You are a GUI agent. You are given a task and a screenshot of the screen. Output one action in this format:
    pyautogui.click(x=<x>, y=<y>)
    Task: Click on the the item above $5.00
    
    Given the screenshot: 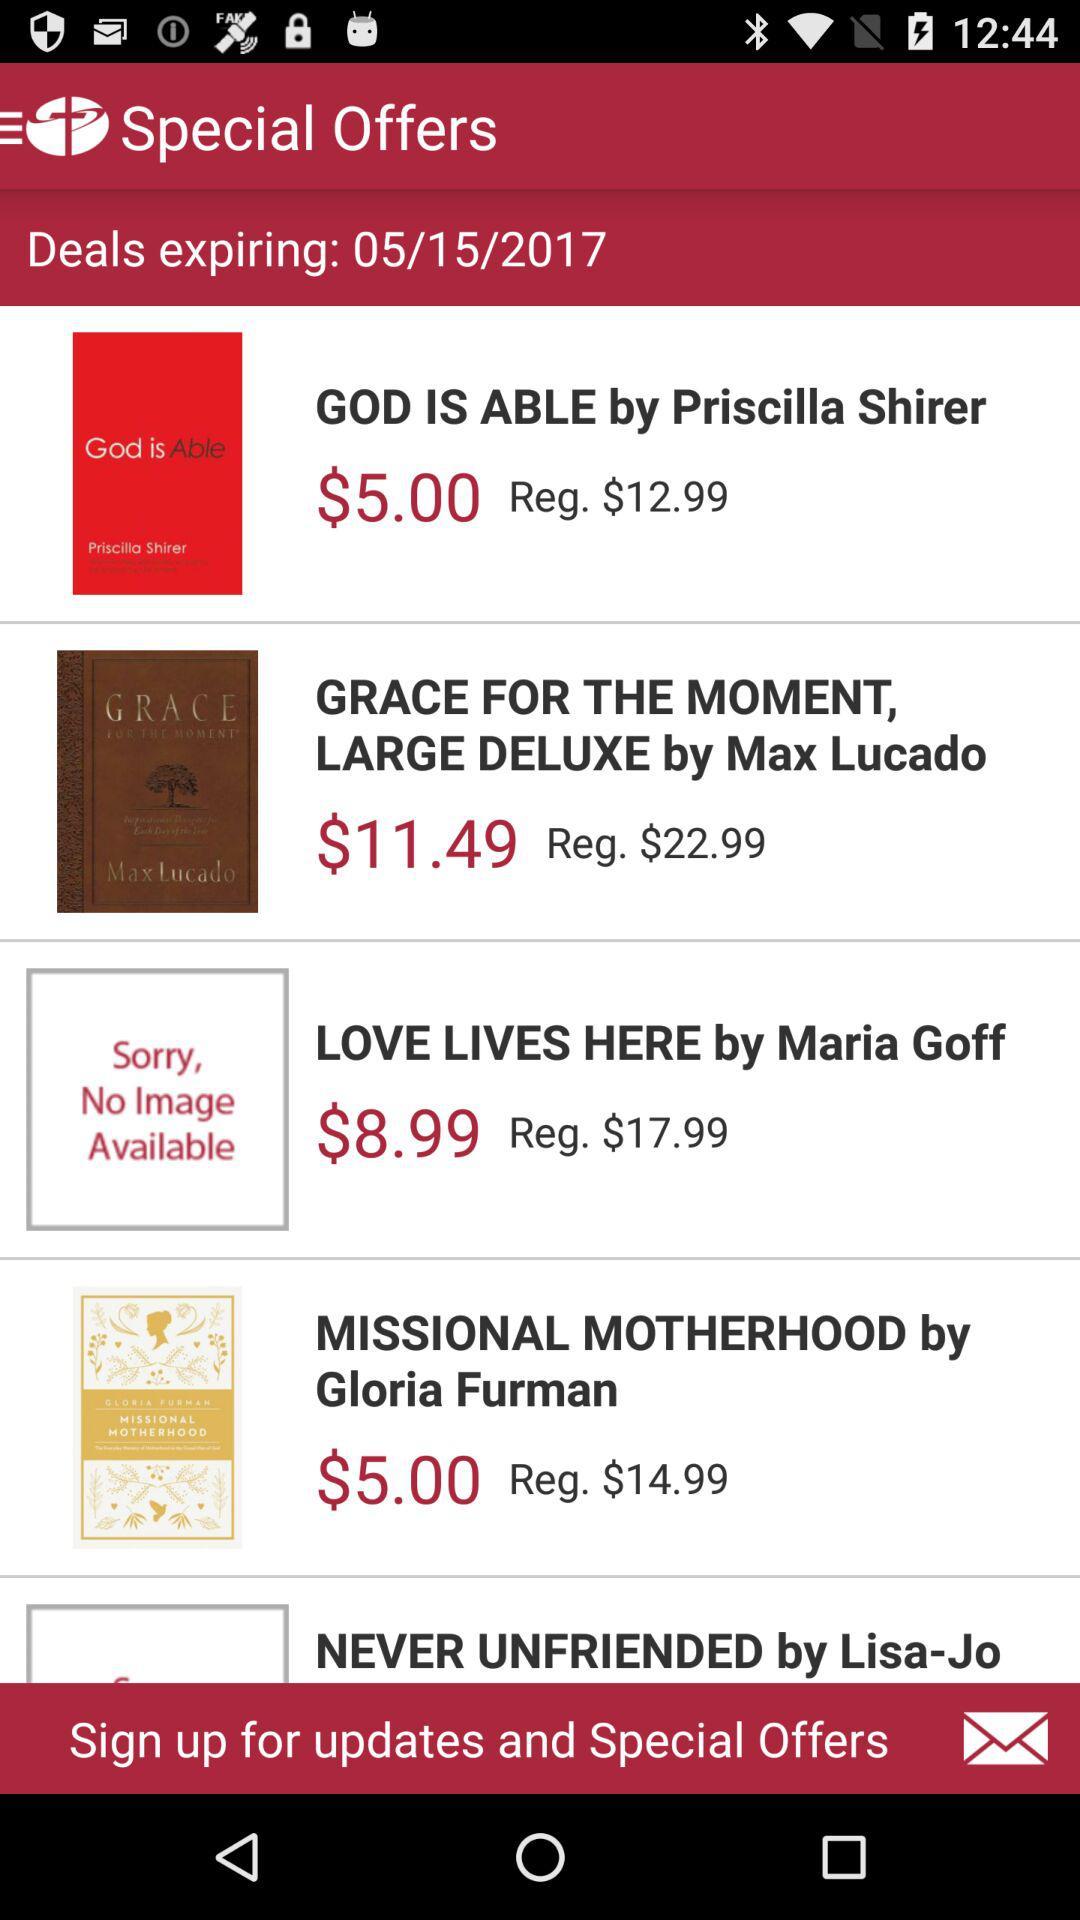 What is the action you would take?
    pyautogui.click(x=683, y=403)
    